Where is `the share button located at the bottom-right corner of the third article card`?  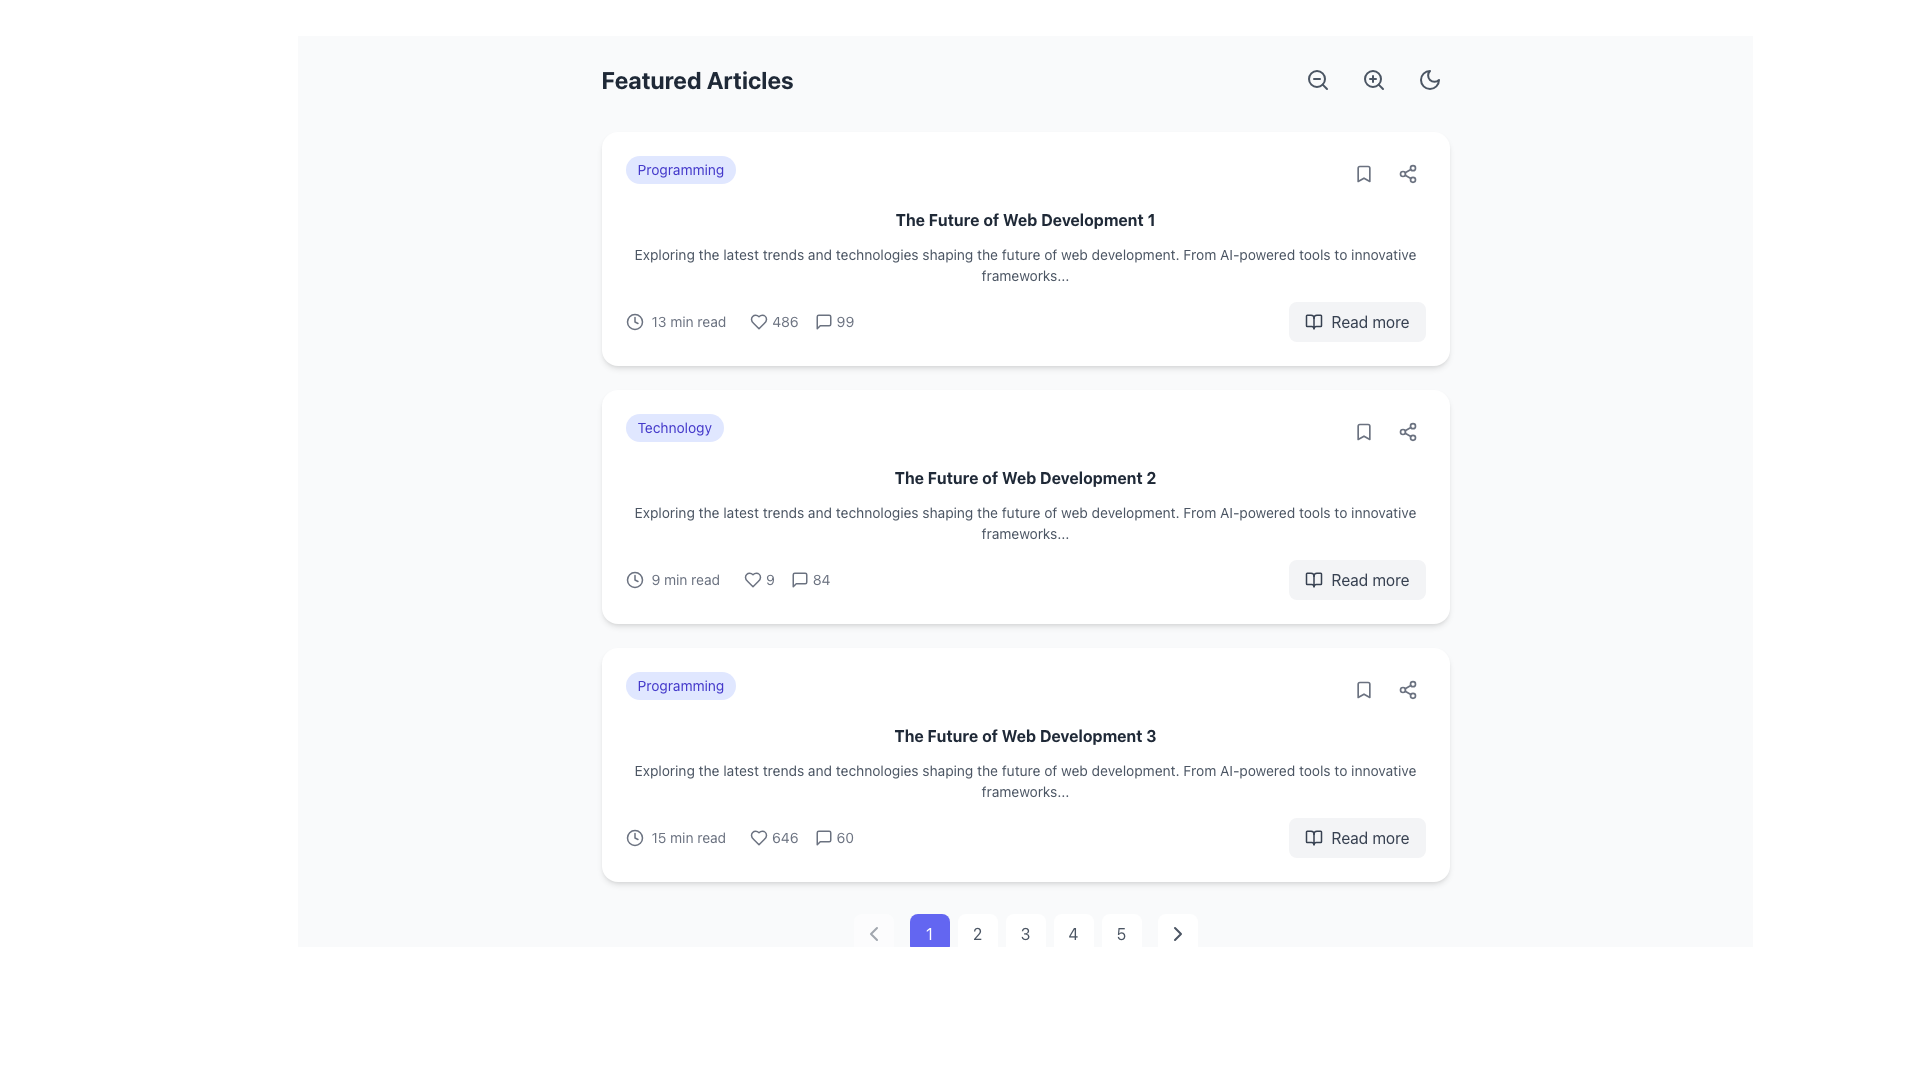 the share button located at the bottom-right corner of the third article card is located at coordinates (1406, 689).